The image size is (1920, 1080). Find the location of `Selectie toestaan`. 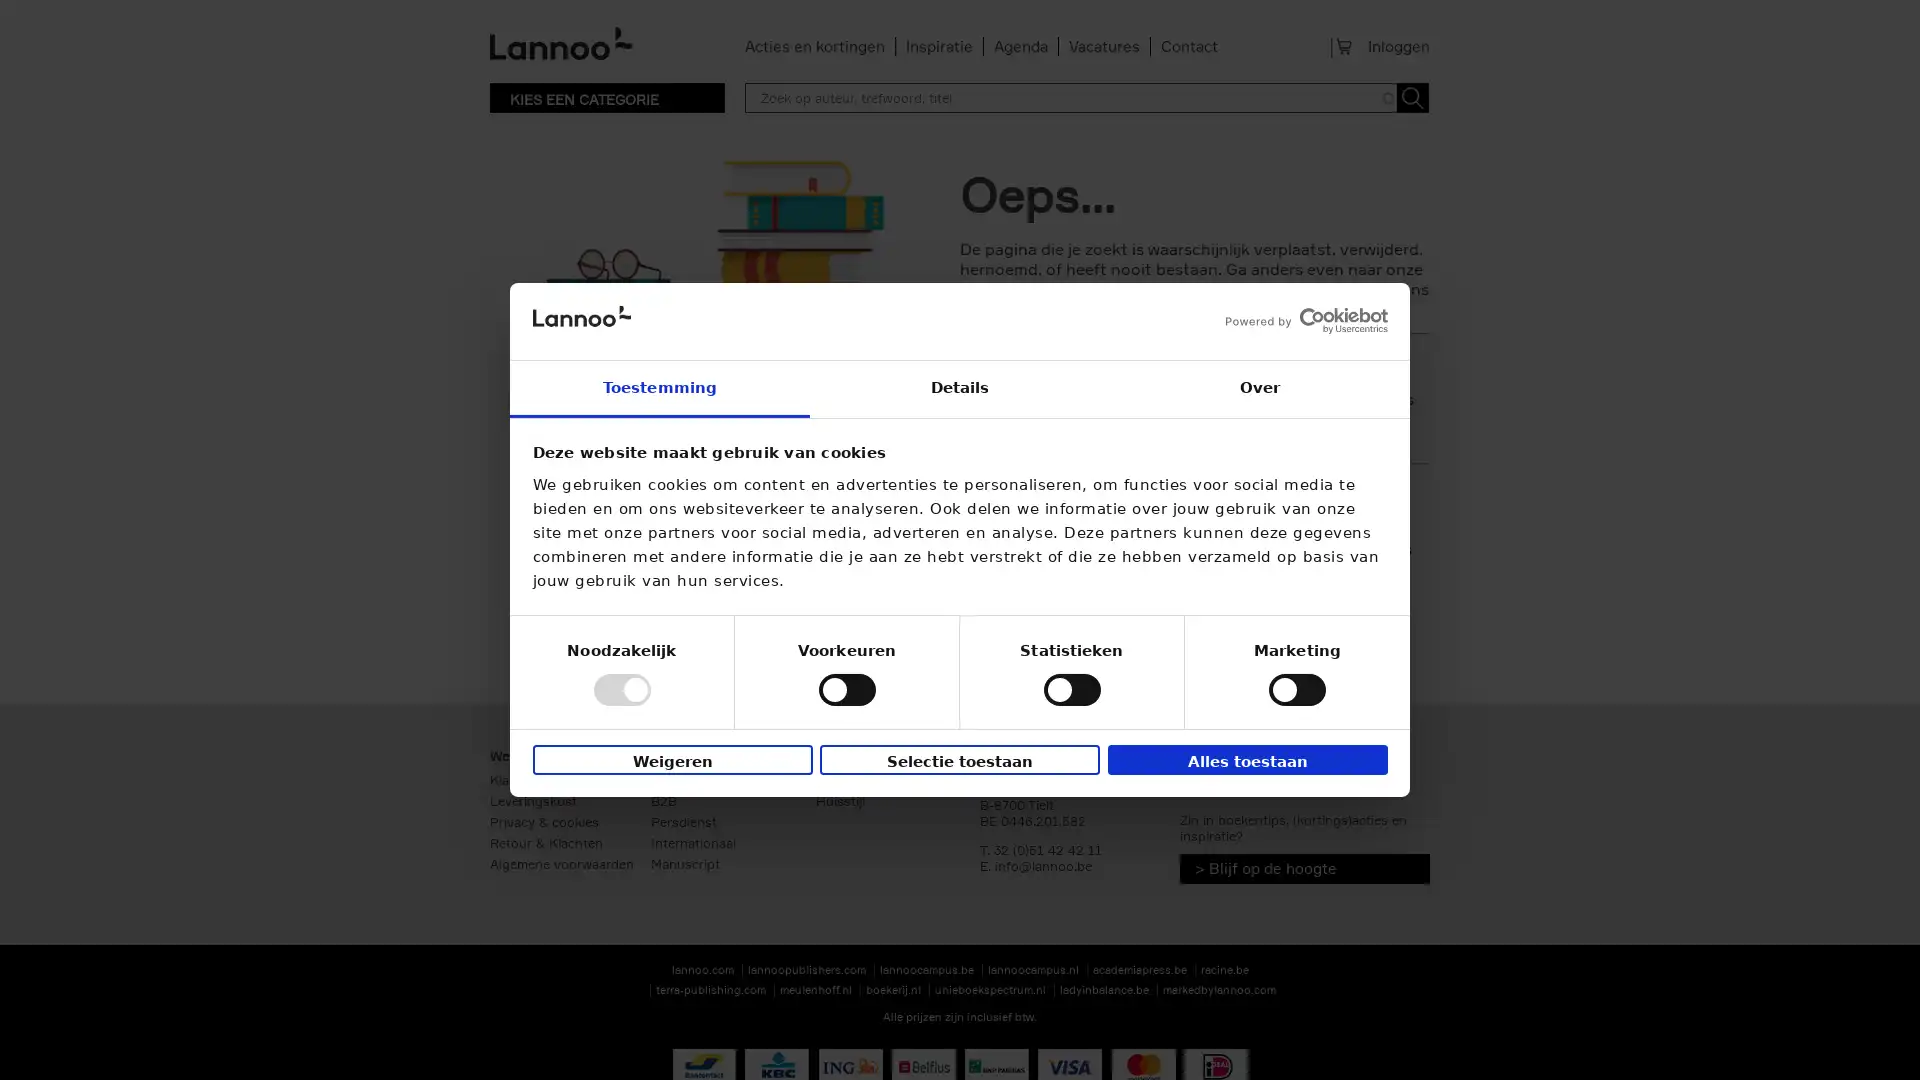

Selectie toestaan is located at coordinates (960, 759).